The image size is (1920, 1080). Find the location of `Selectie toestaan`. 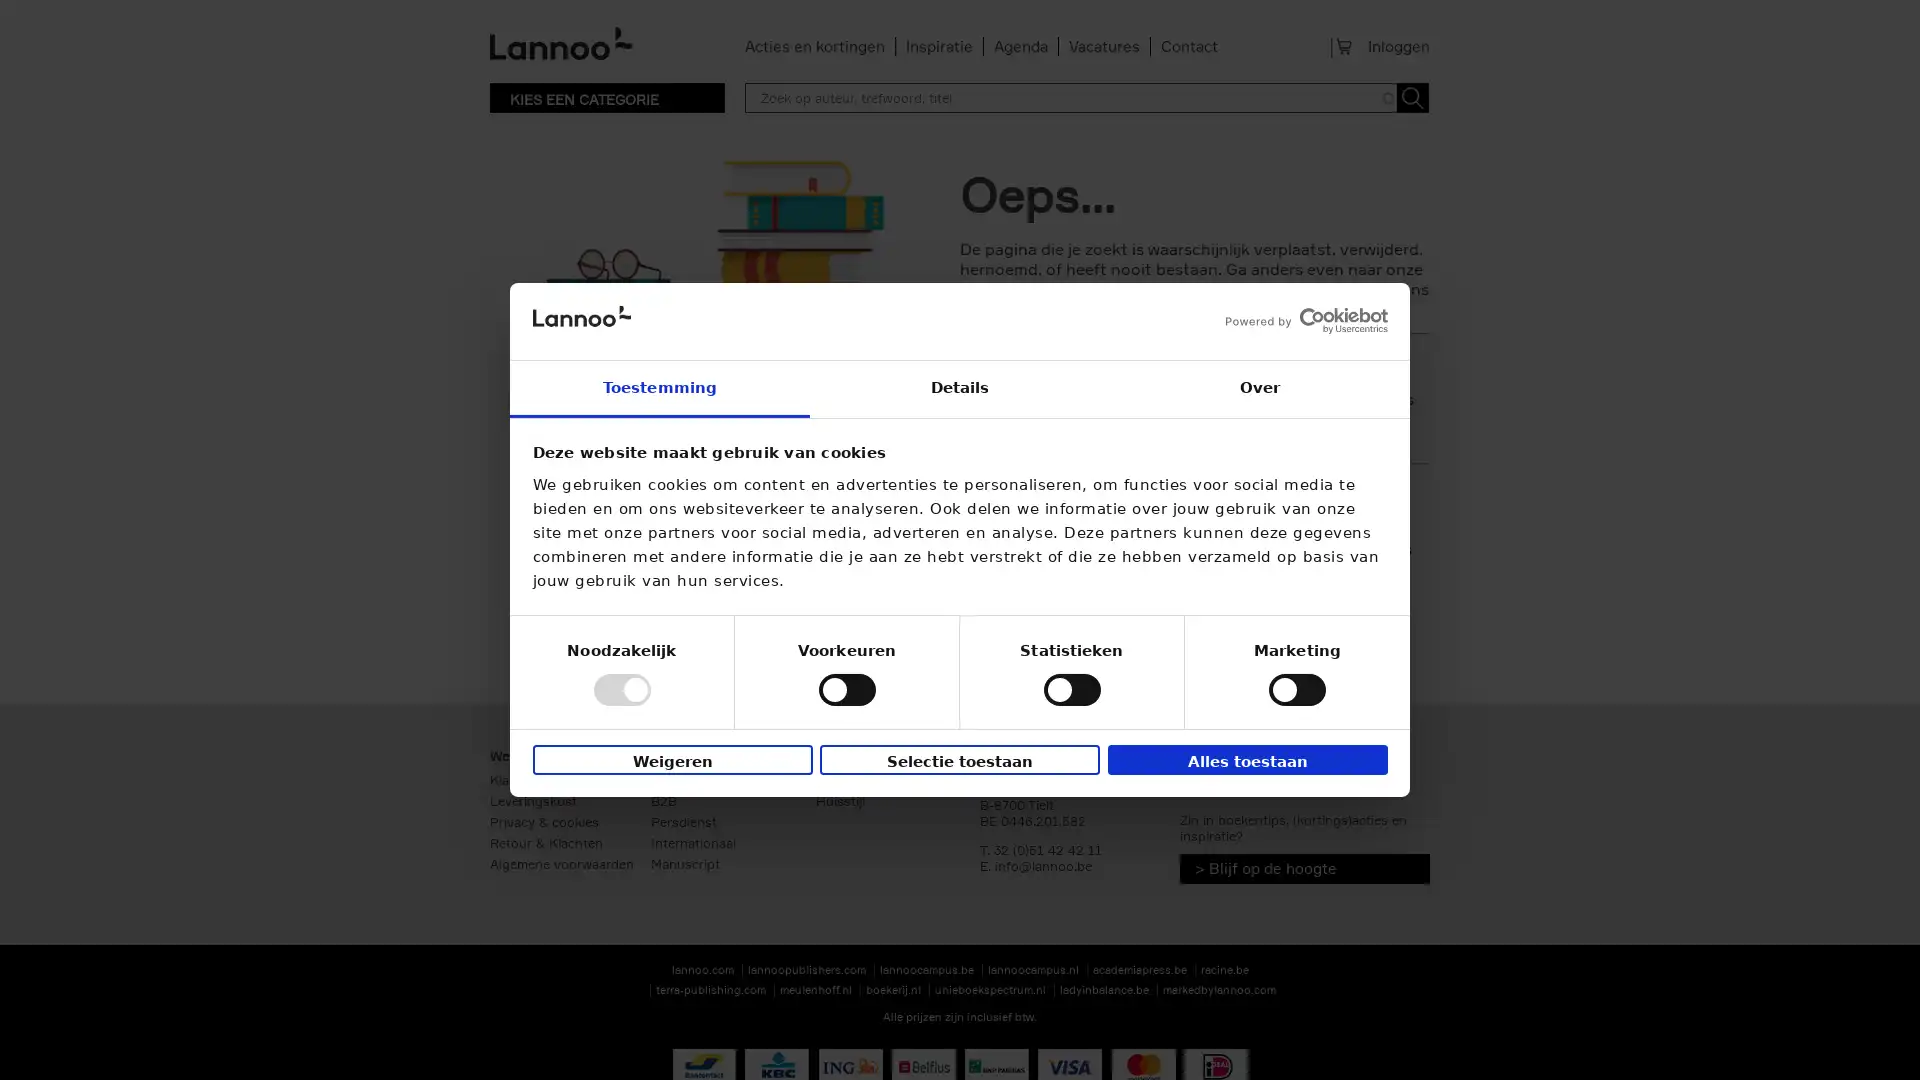

Selectie toestaan is located at coordinates (960, 759).